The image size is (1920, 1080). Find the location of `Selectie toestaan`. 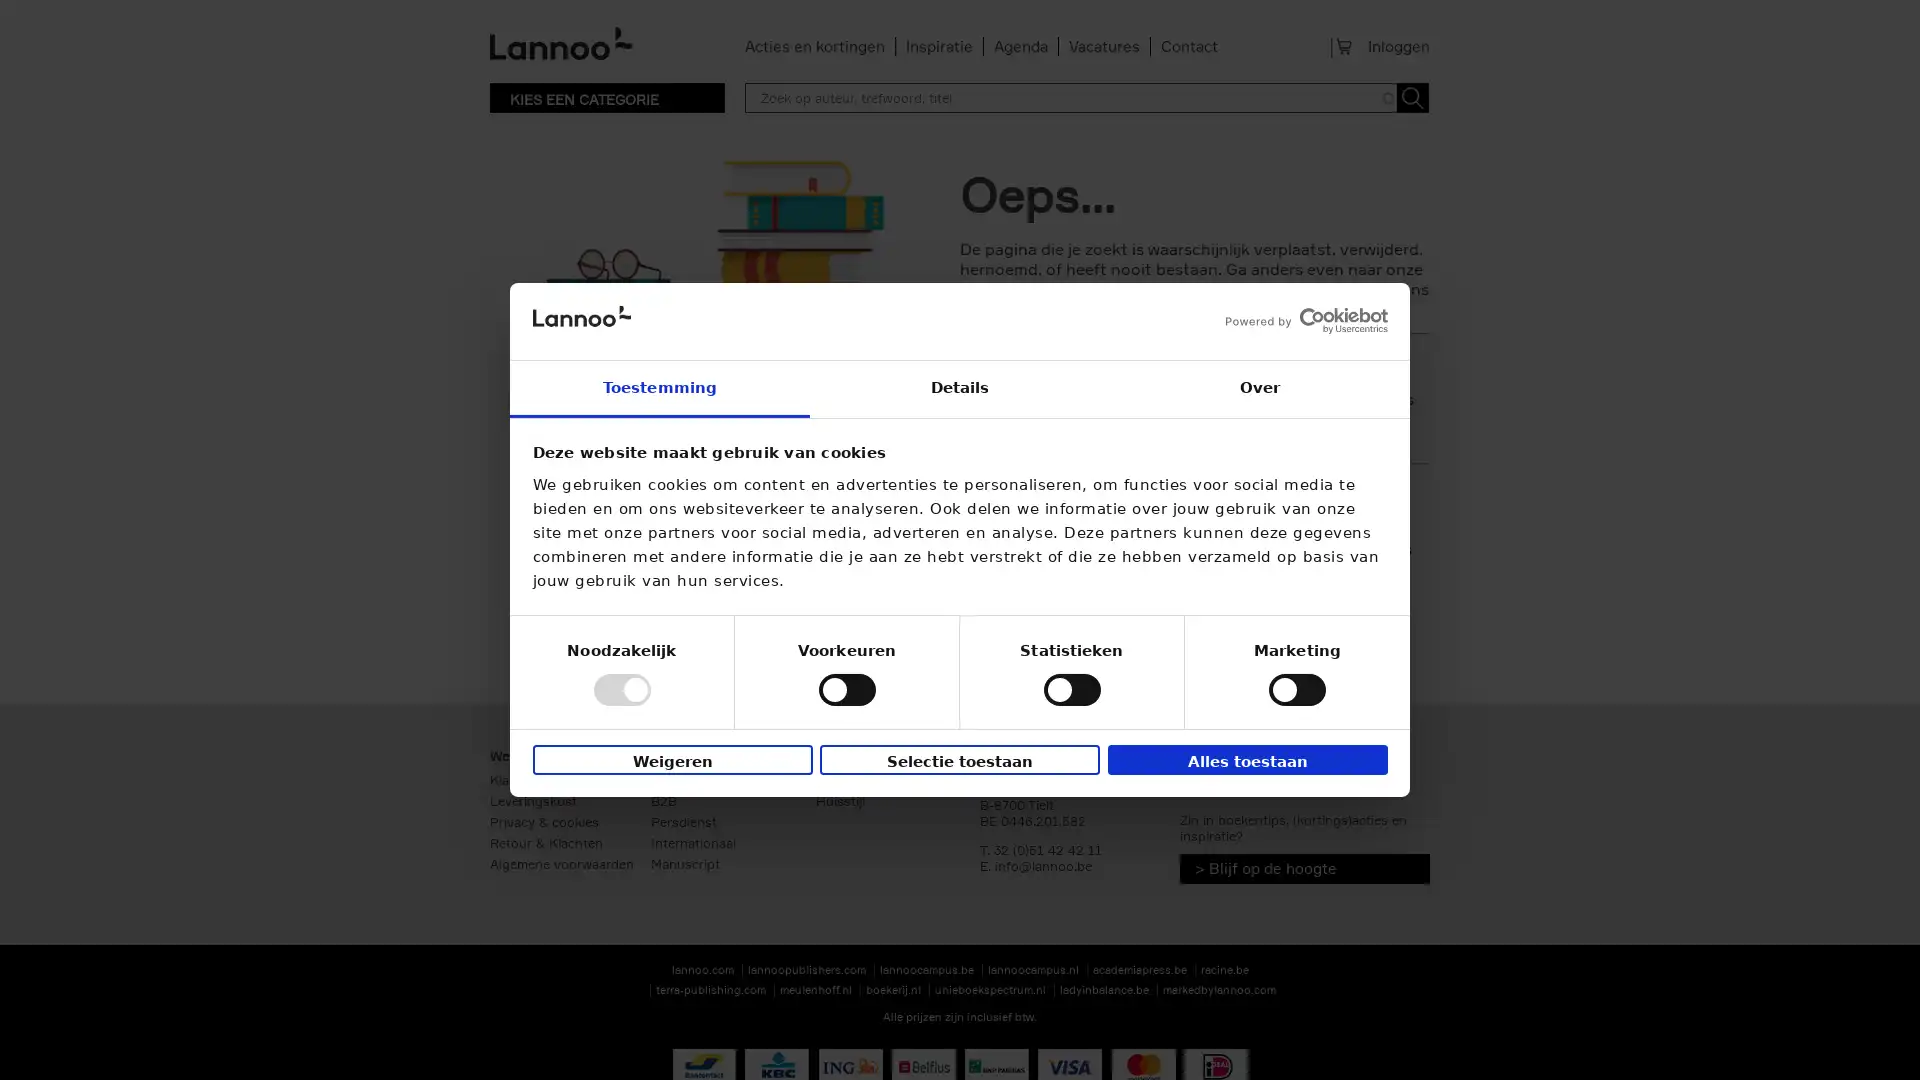

Selectie toestaan is located at coordinates (960, 759).